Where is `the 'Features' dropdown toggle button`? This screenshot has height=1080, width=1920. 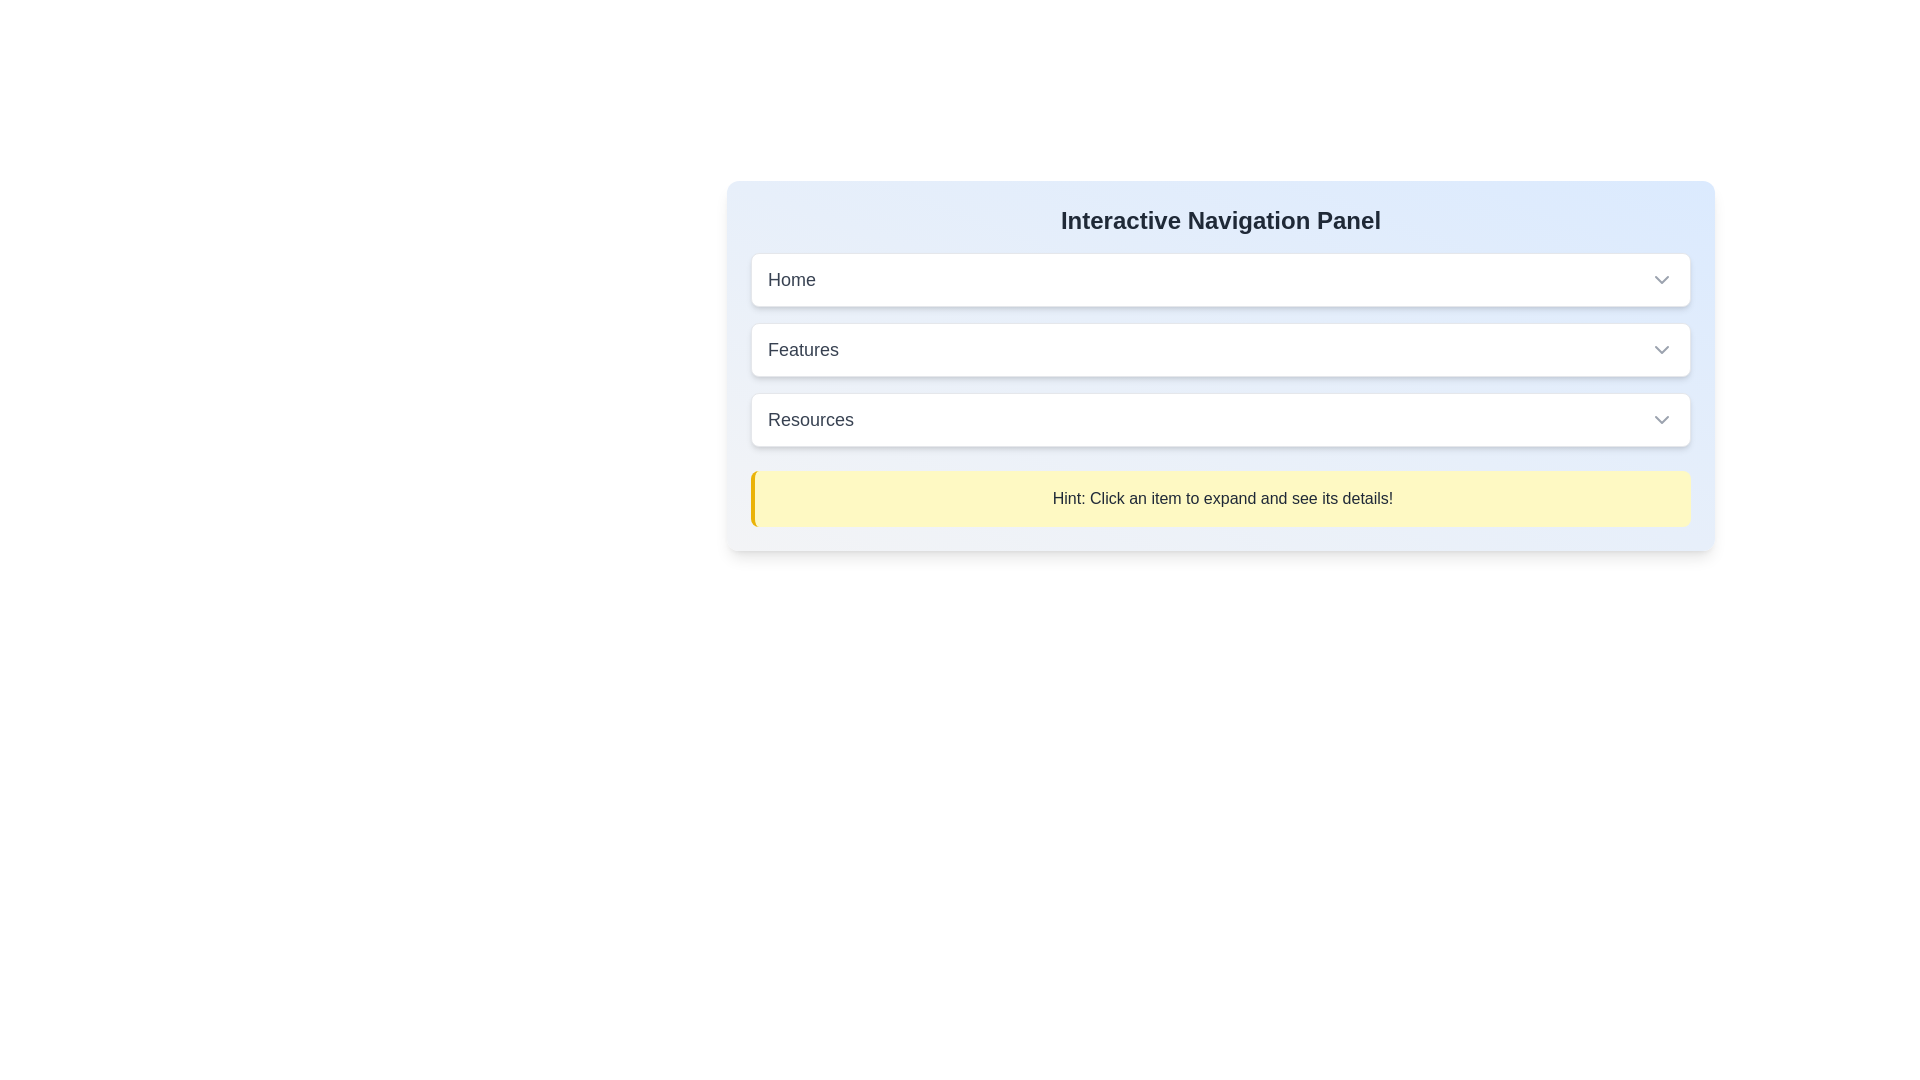 the 'Features' dropdown toggle button is located at coordinates (1219, 349).